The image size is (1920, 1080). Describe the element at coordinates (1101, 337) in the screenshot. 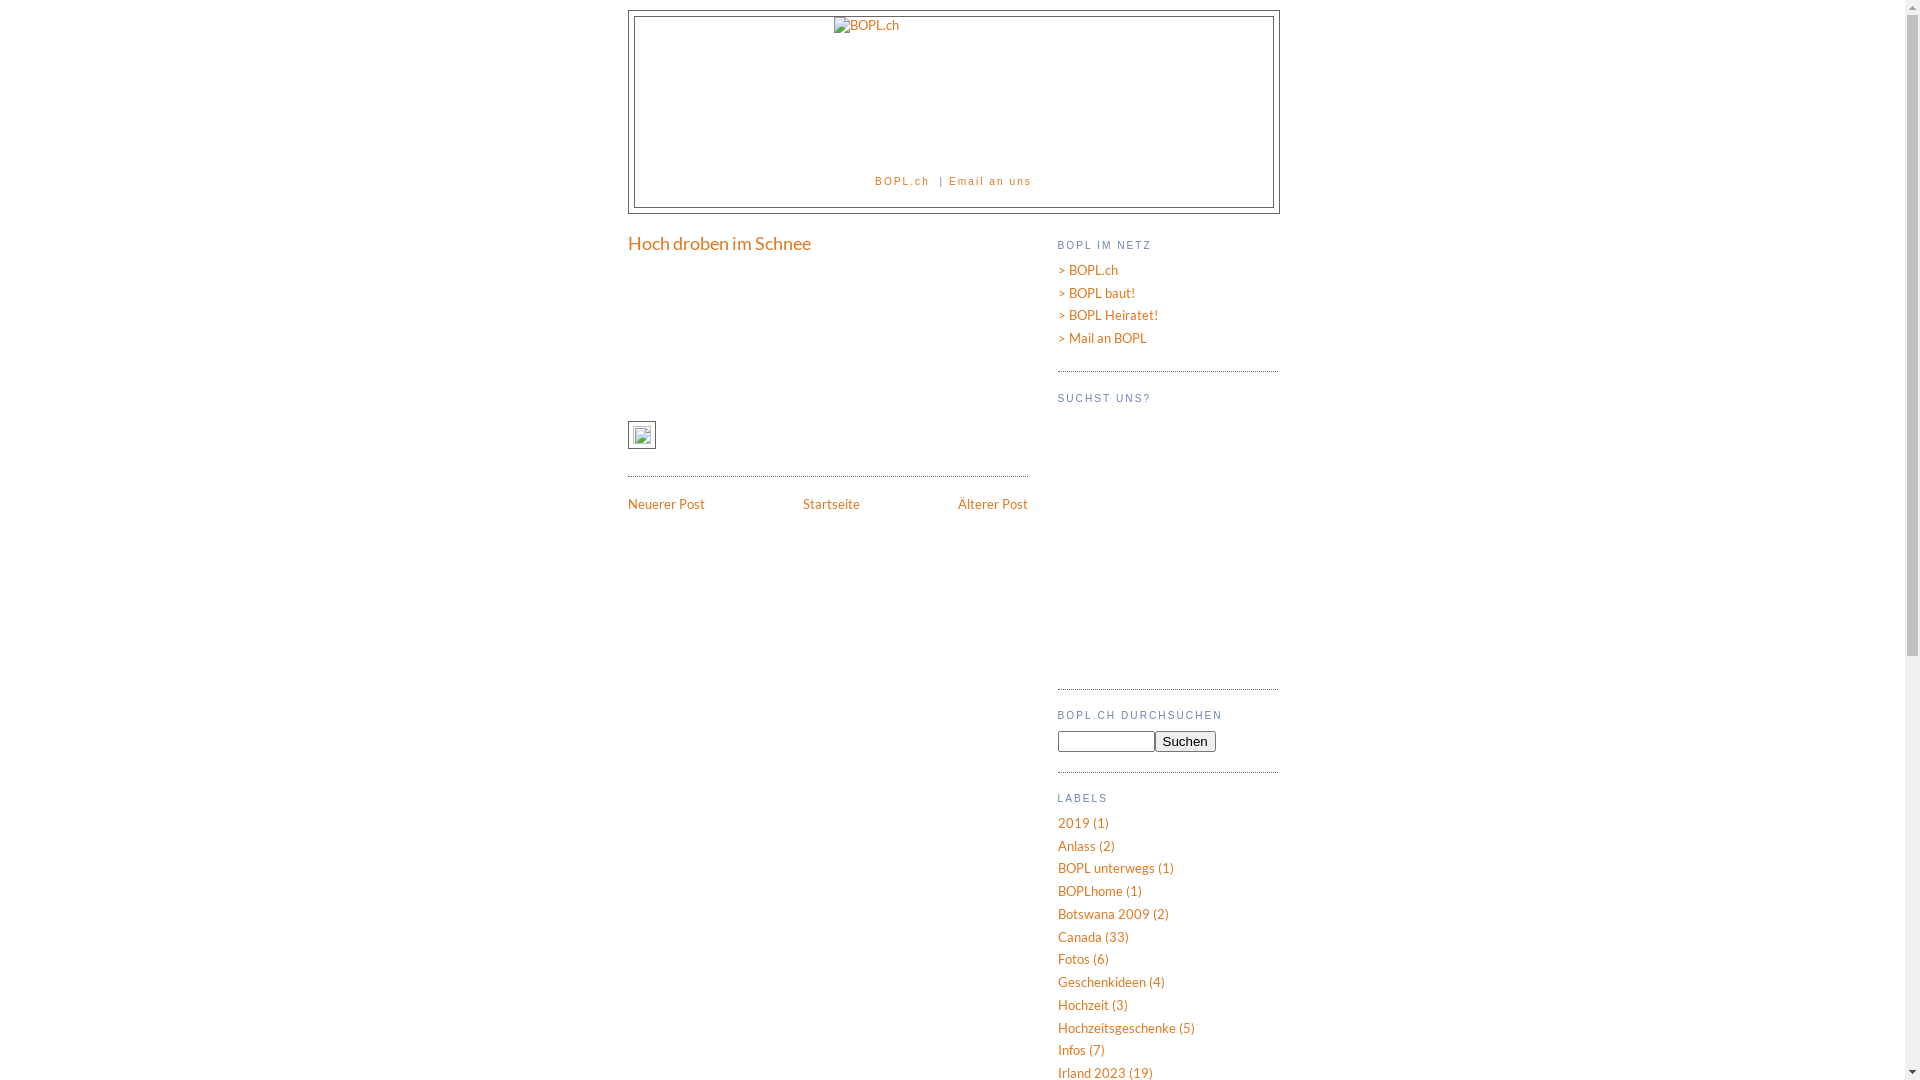

I see `'> Mail an BOPL'` at that location.